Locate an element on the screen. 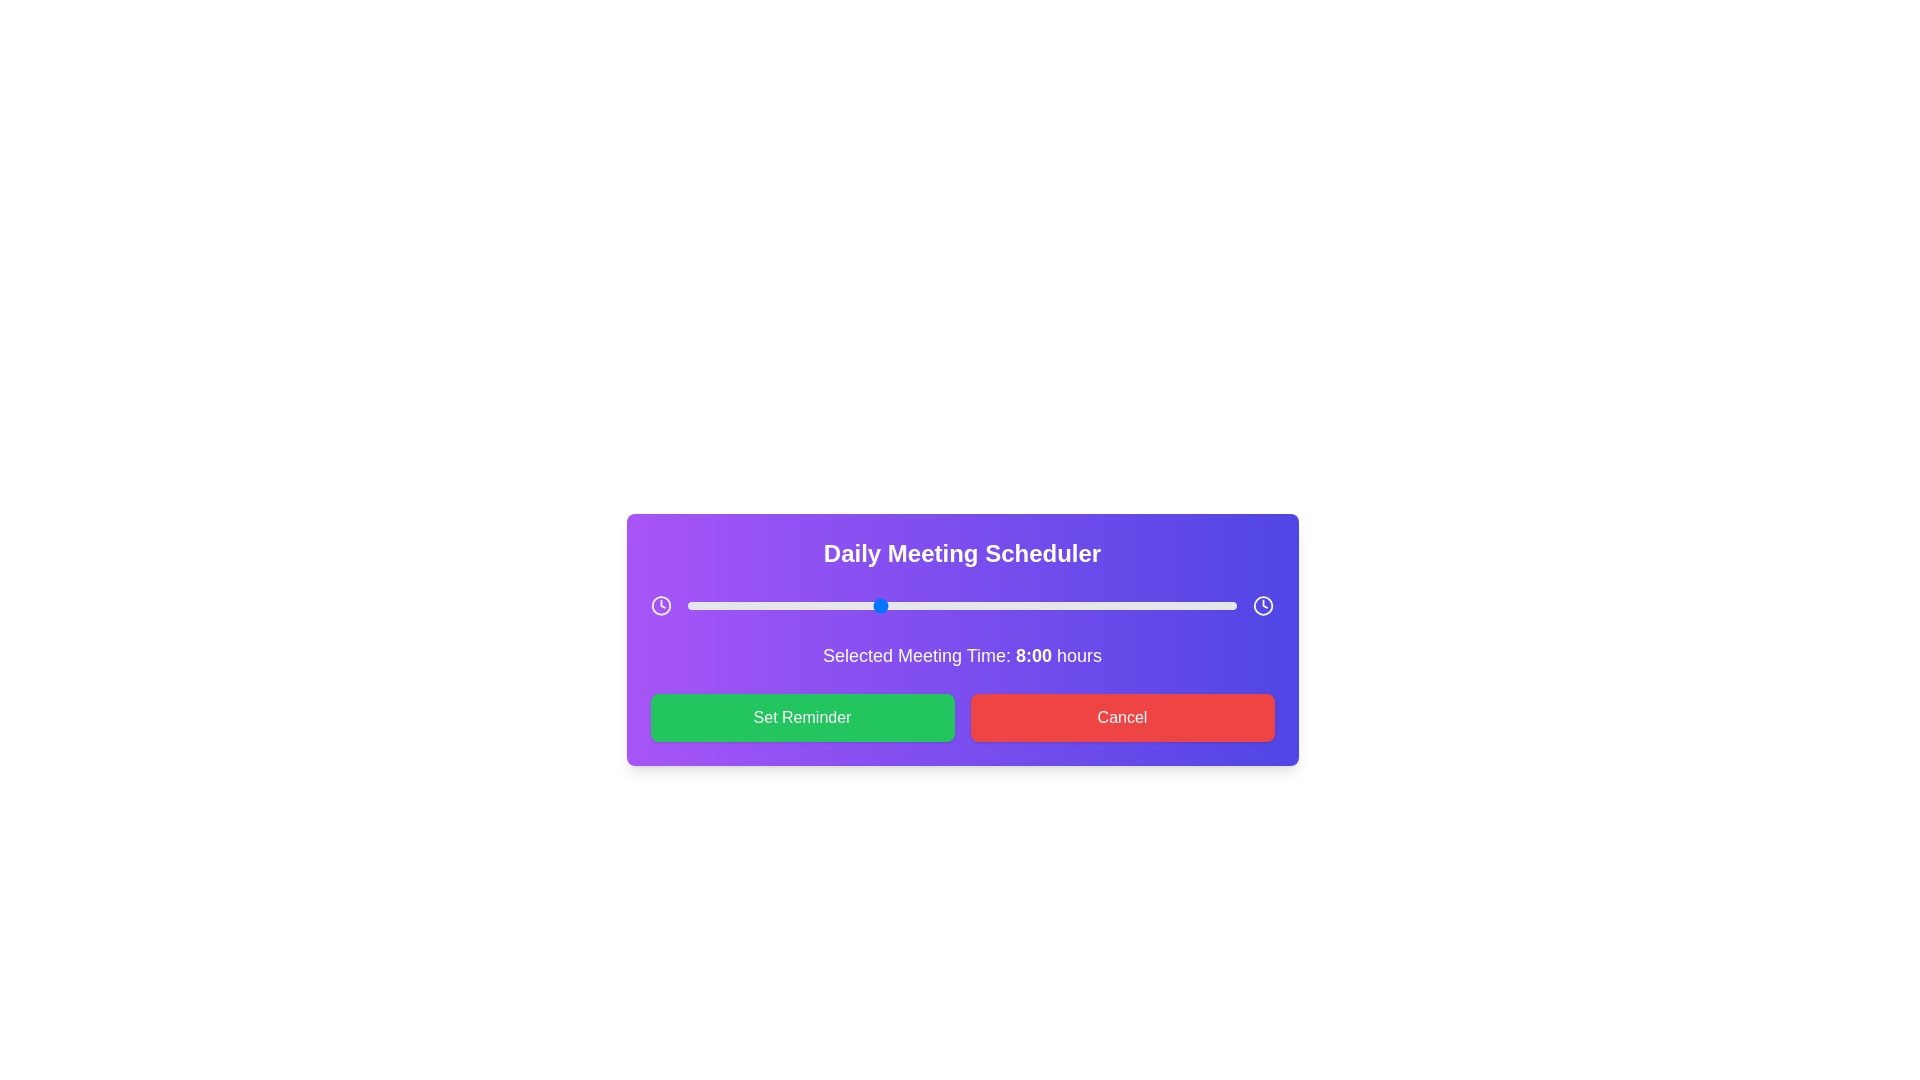 This screenshot has height=1080, width=1920. 'Set Reminder' button is located at coordinates (802, 716).